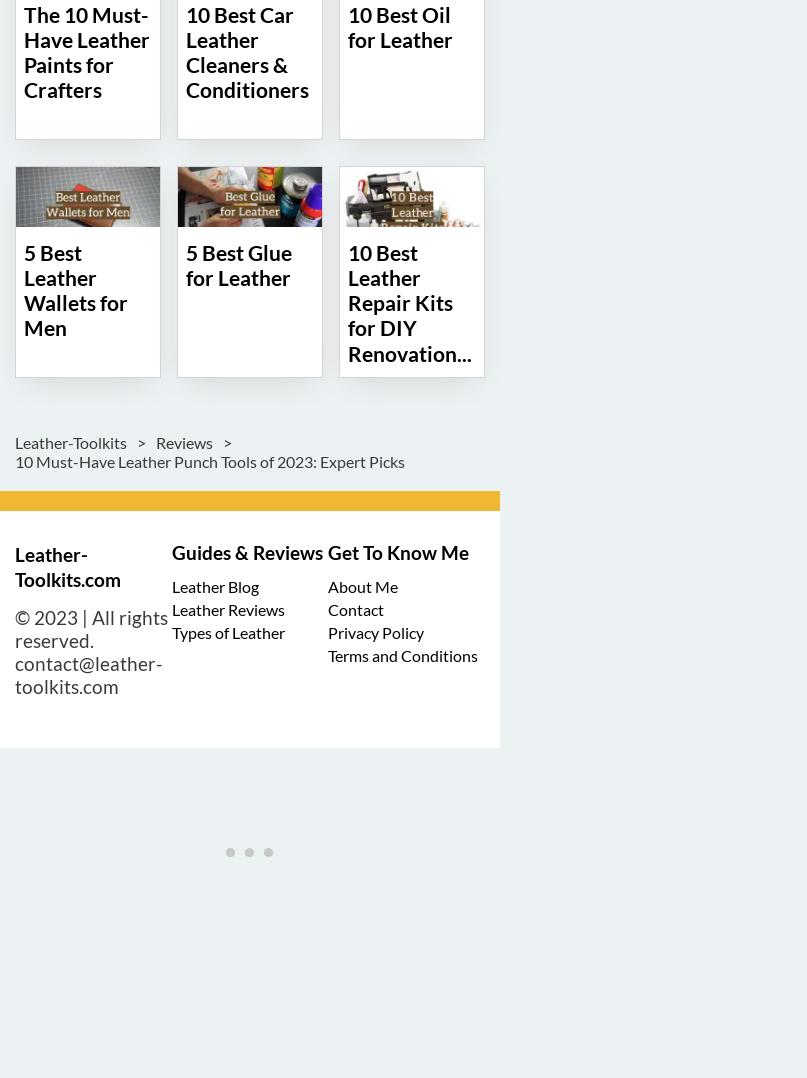  Describe the element at coordinates (72, 441) in the screenshot. I see `'Leather-Toolkits'` at that location.